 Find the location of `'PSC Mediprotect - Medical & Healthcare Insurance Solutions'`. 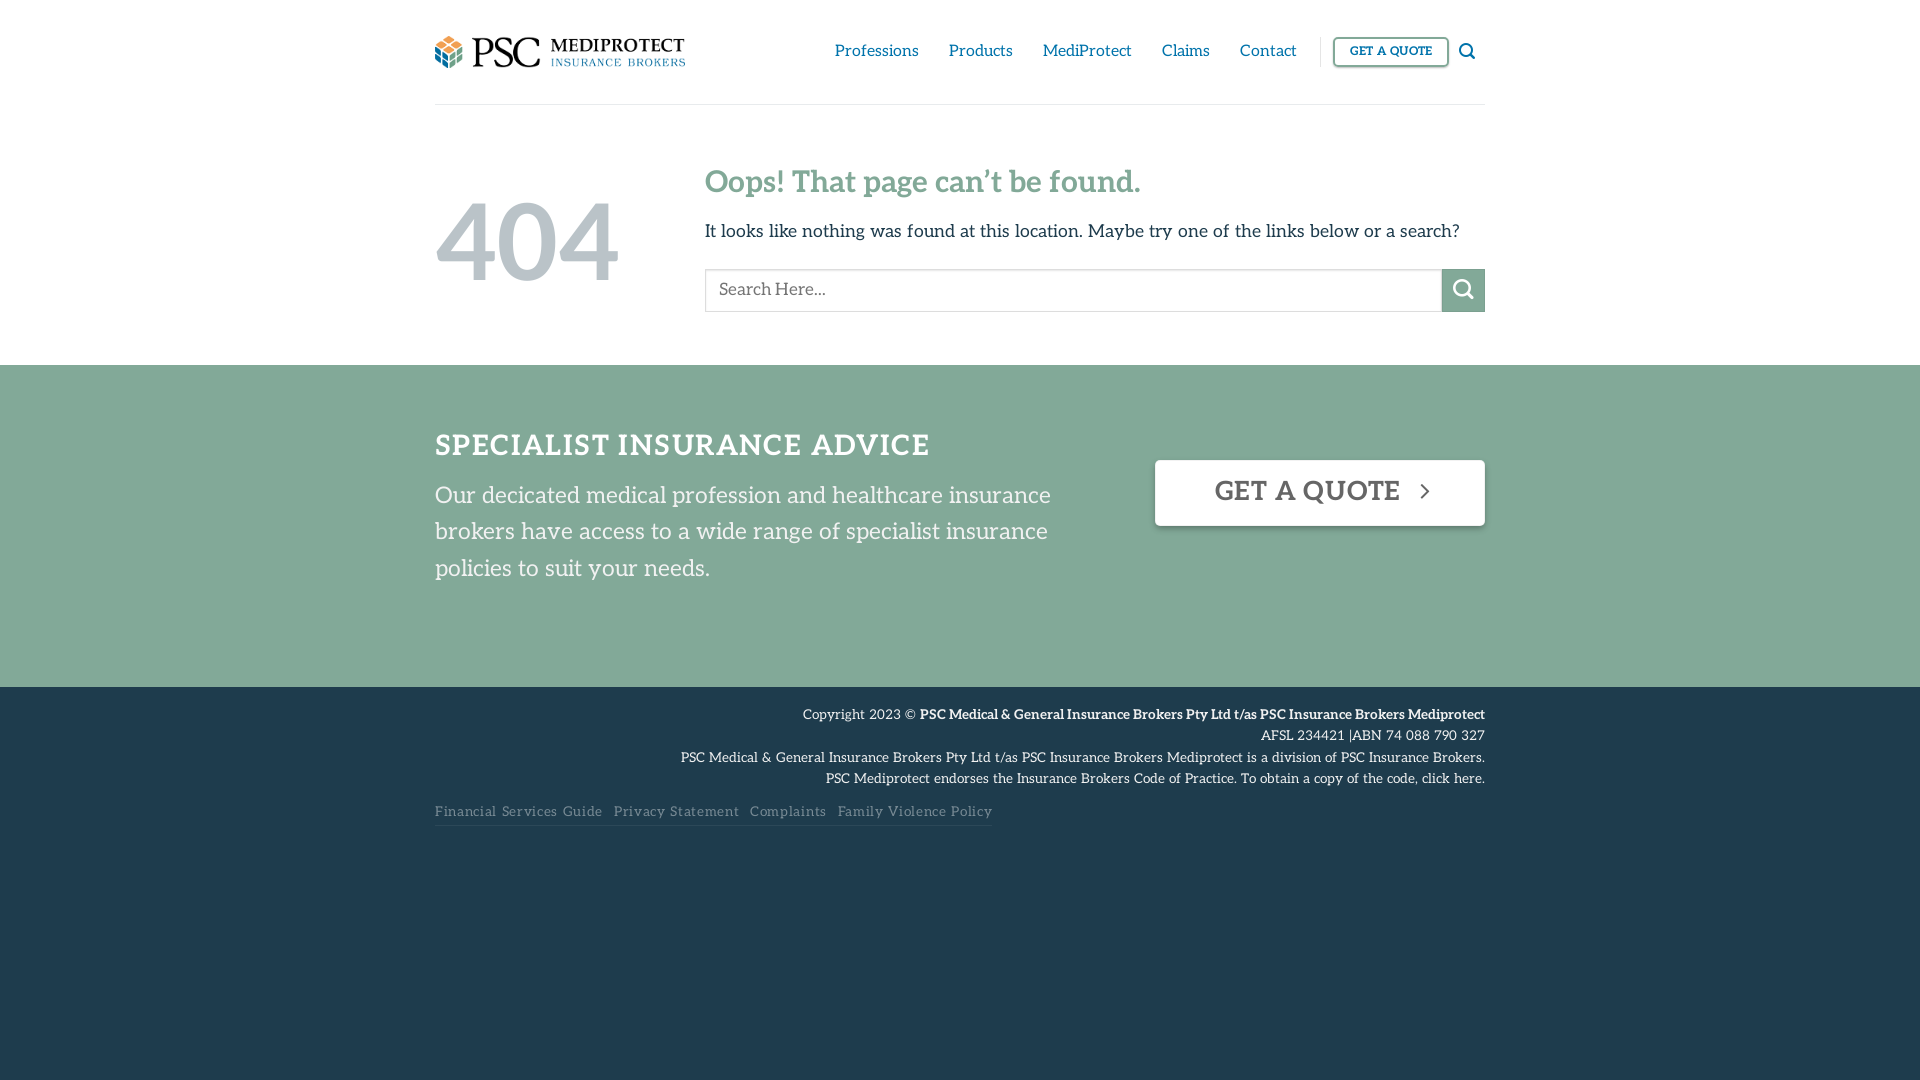

'PSC Mediprotect - Medical & Healthcare Insurance Solutions' is located at coordinates (560, 50).